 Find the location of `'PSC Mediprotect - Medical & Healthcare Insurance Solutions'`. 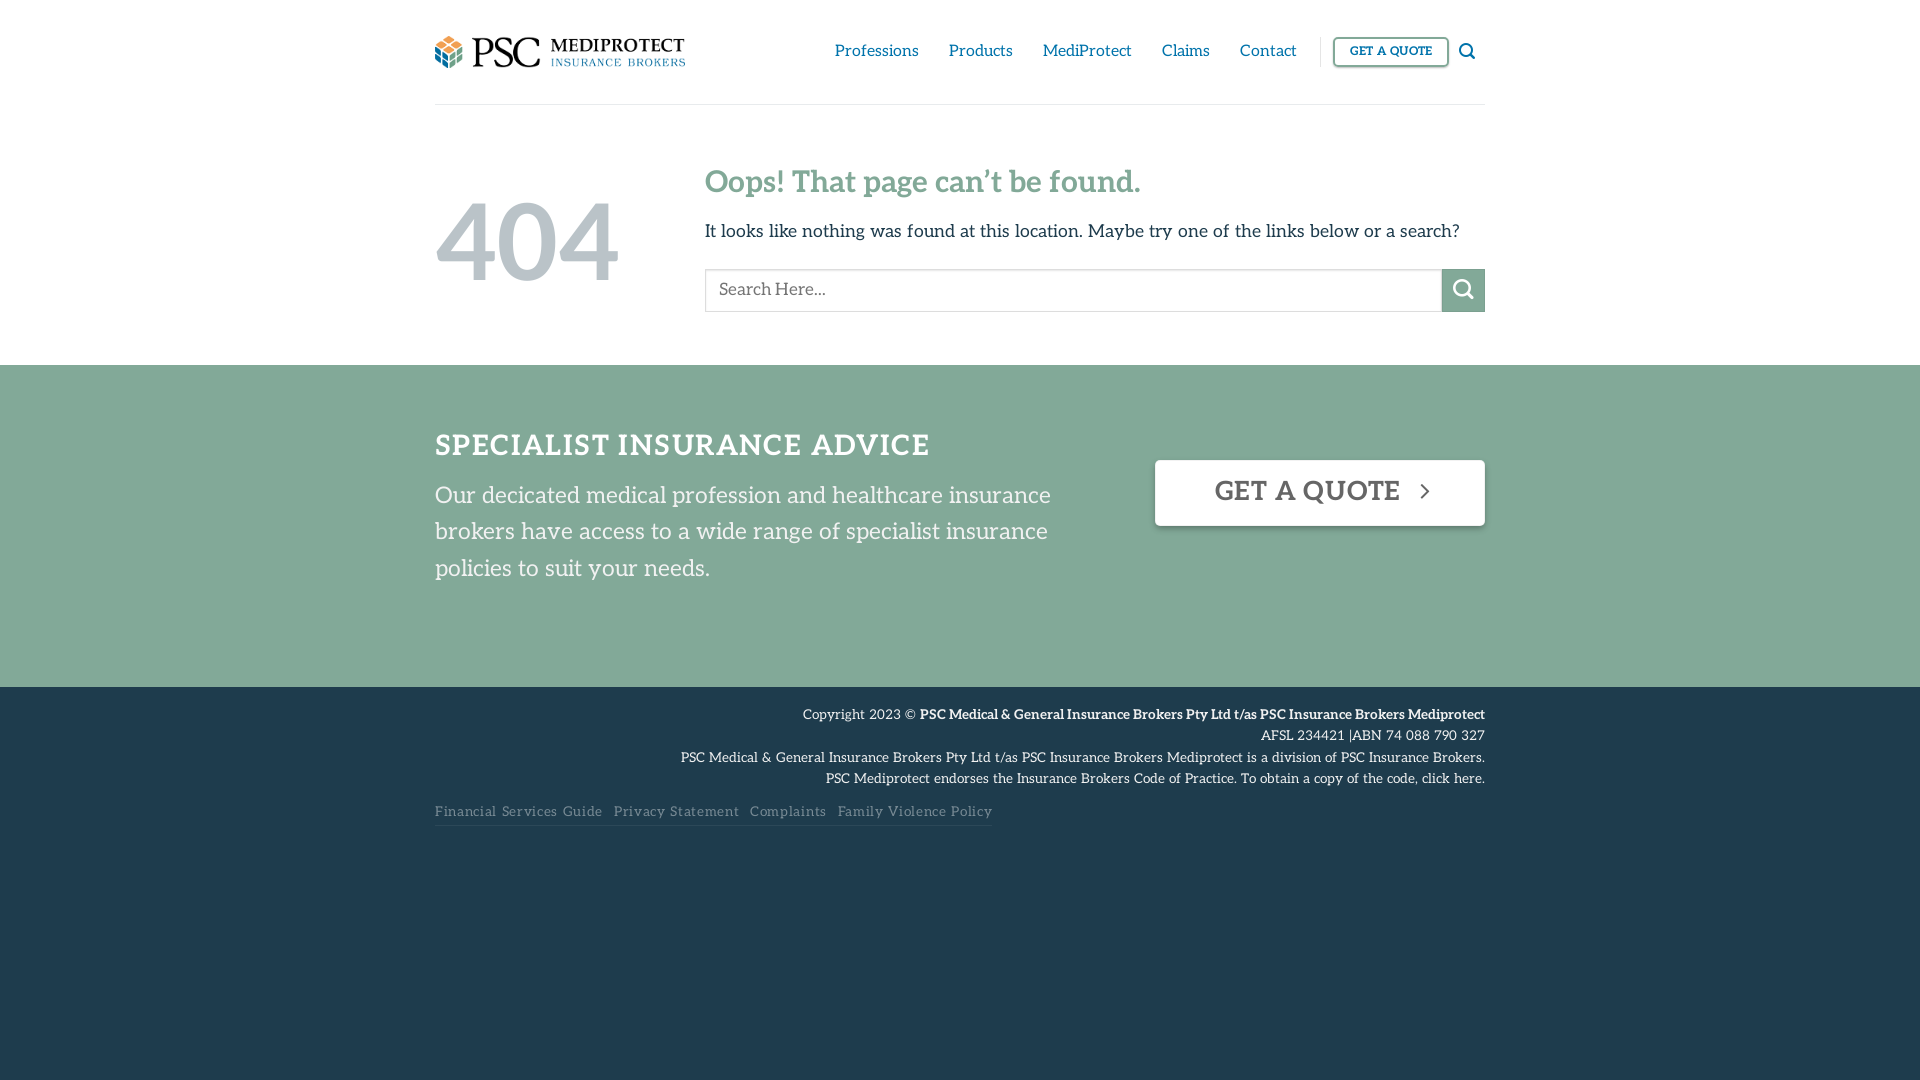

'PSC Mediprotect - Medical & Healthcare Insurance Solutions' is located at coordinates (560, 50).